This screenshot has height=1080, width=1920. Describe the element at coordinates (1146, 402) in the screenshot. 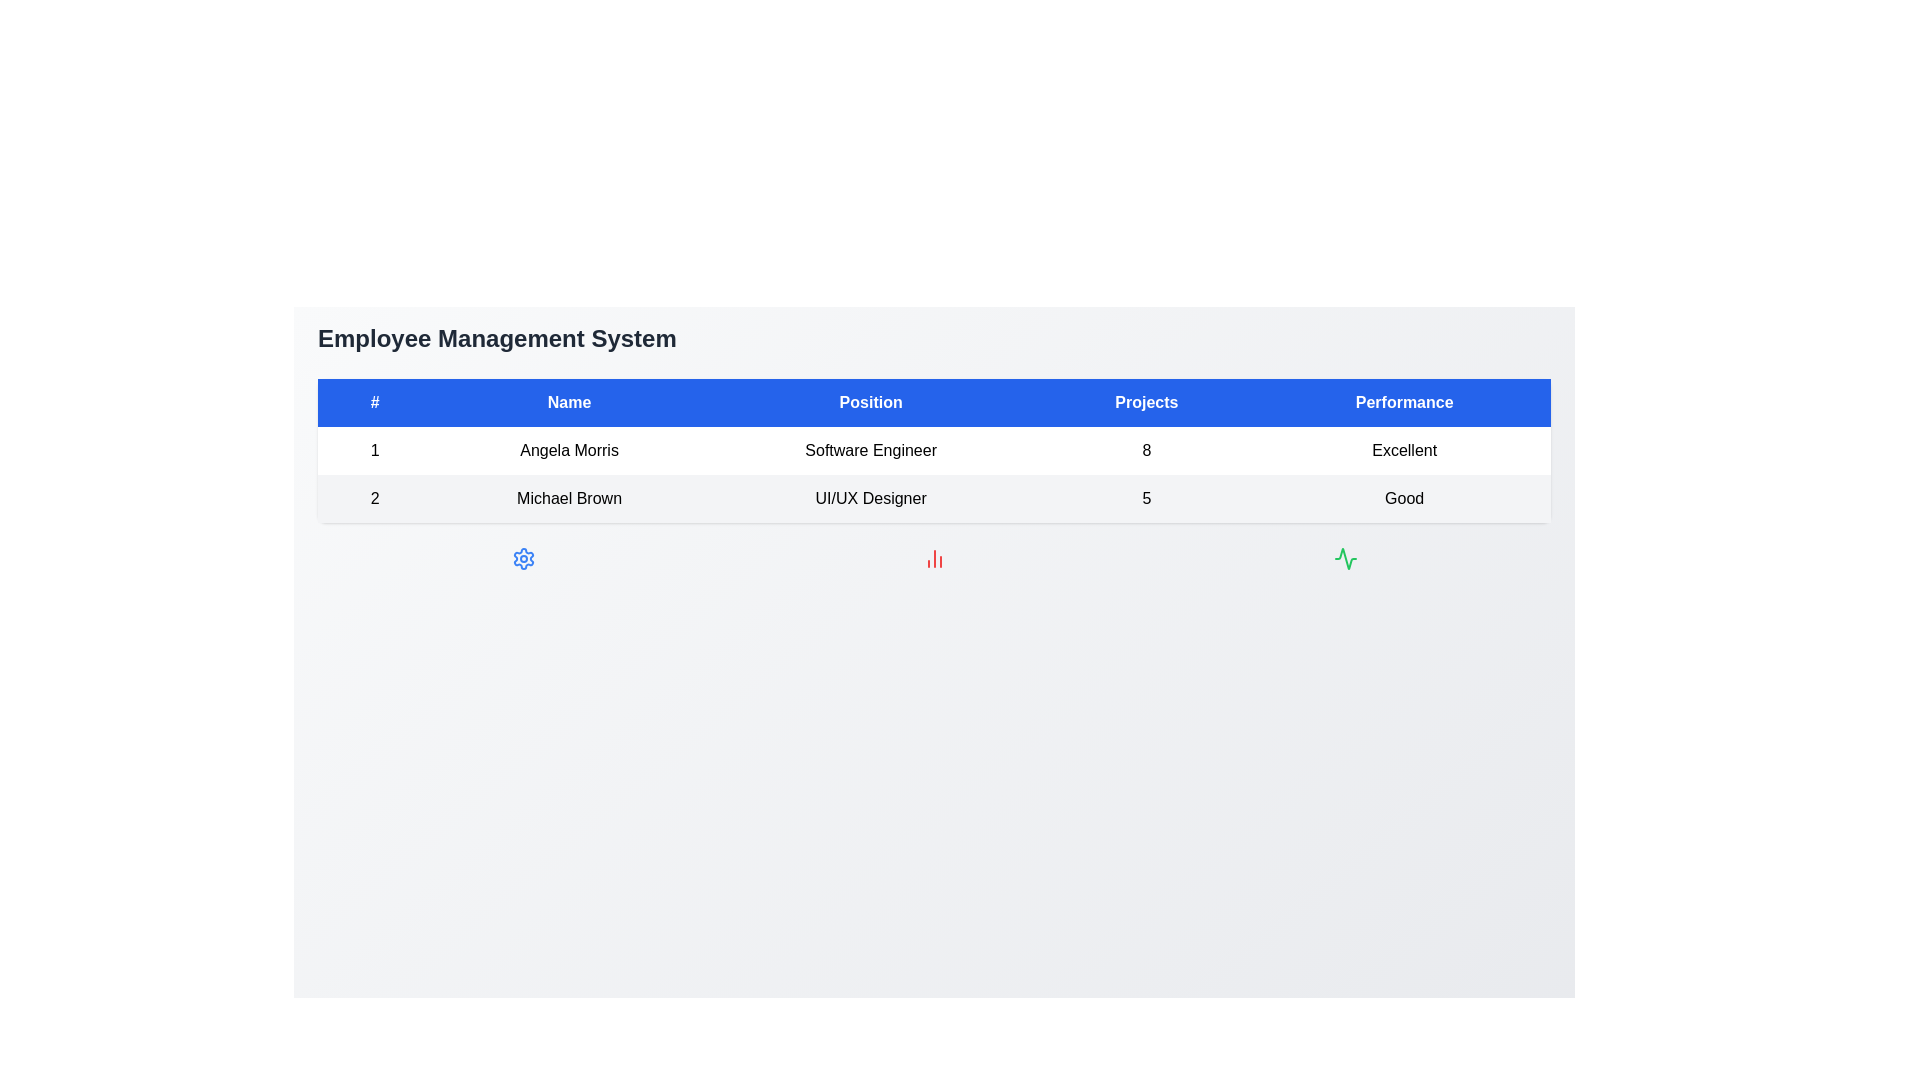

I see `the 'Projects' text label, which is a part of the table header` at that location.